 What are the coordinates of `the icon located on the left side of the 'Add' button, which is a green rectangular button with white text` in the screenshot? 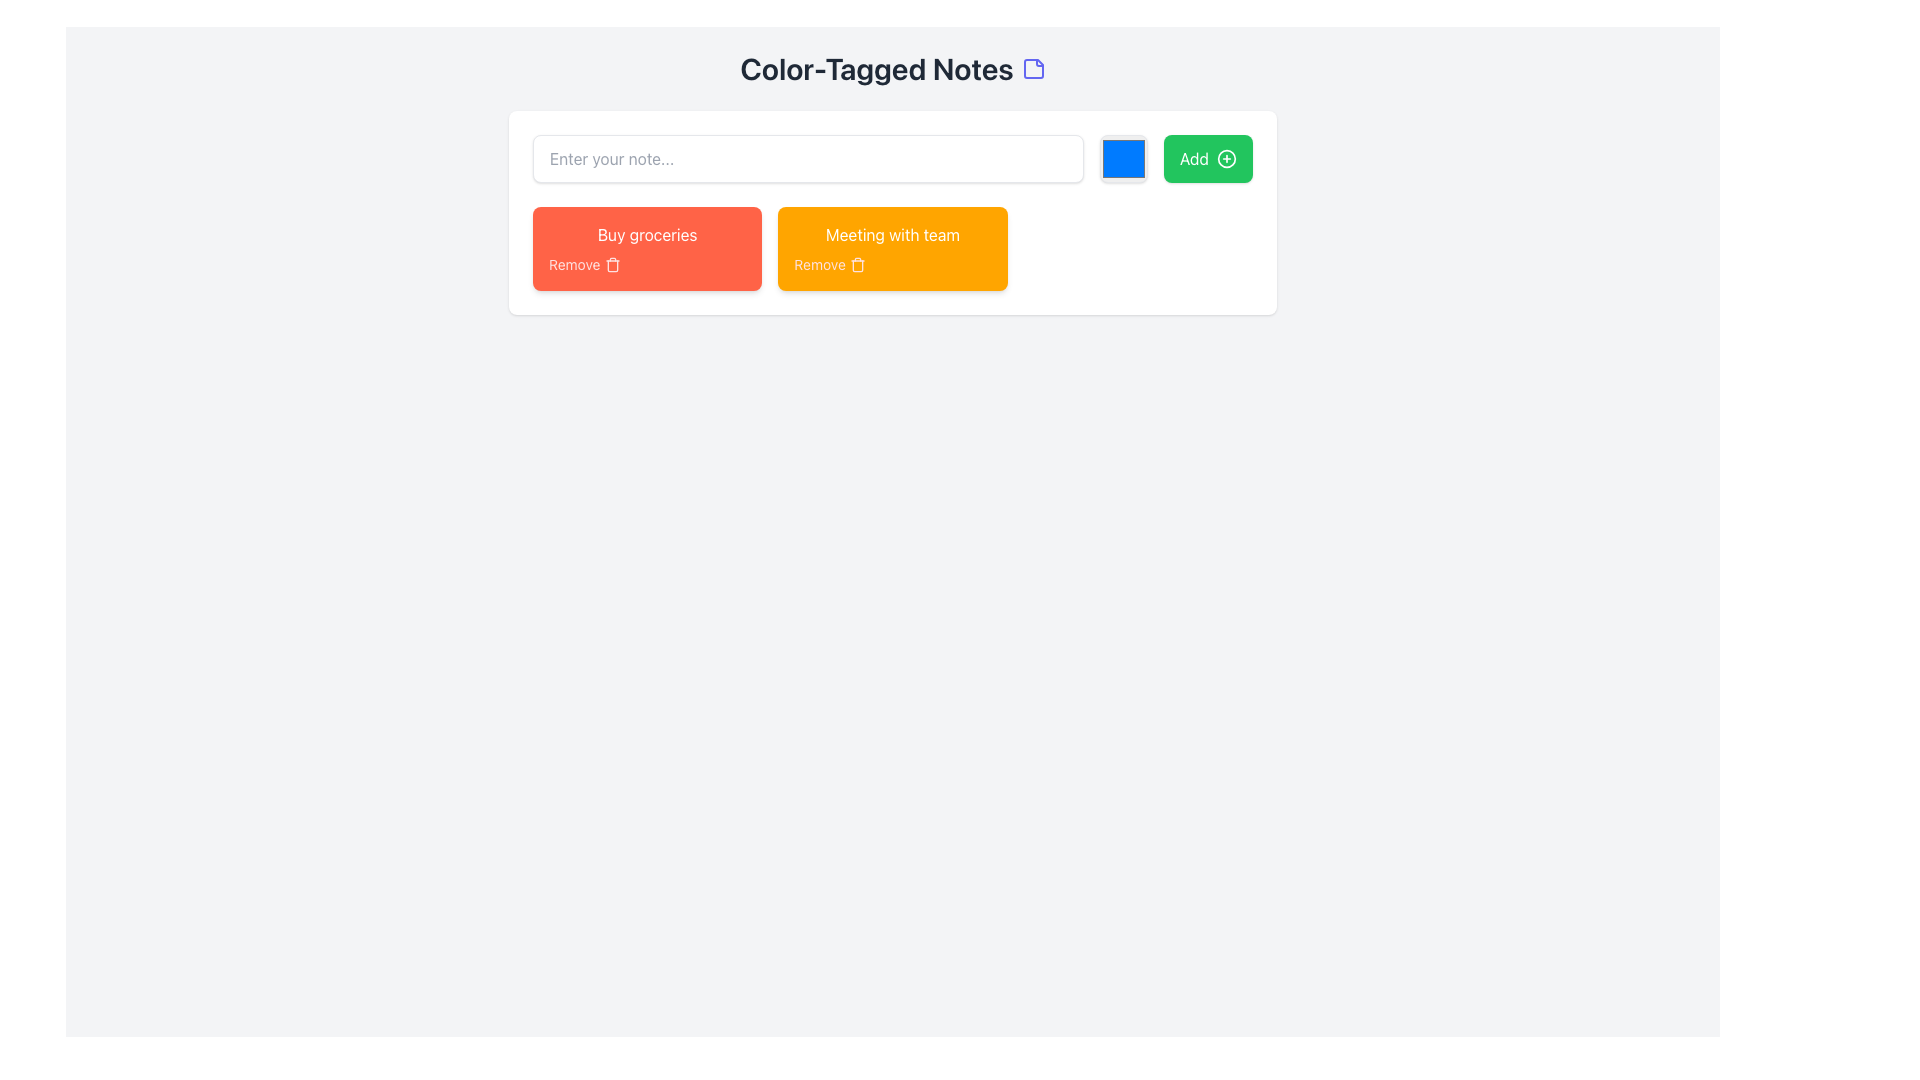 It's located at (1226, 157).